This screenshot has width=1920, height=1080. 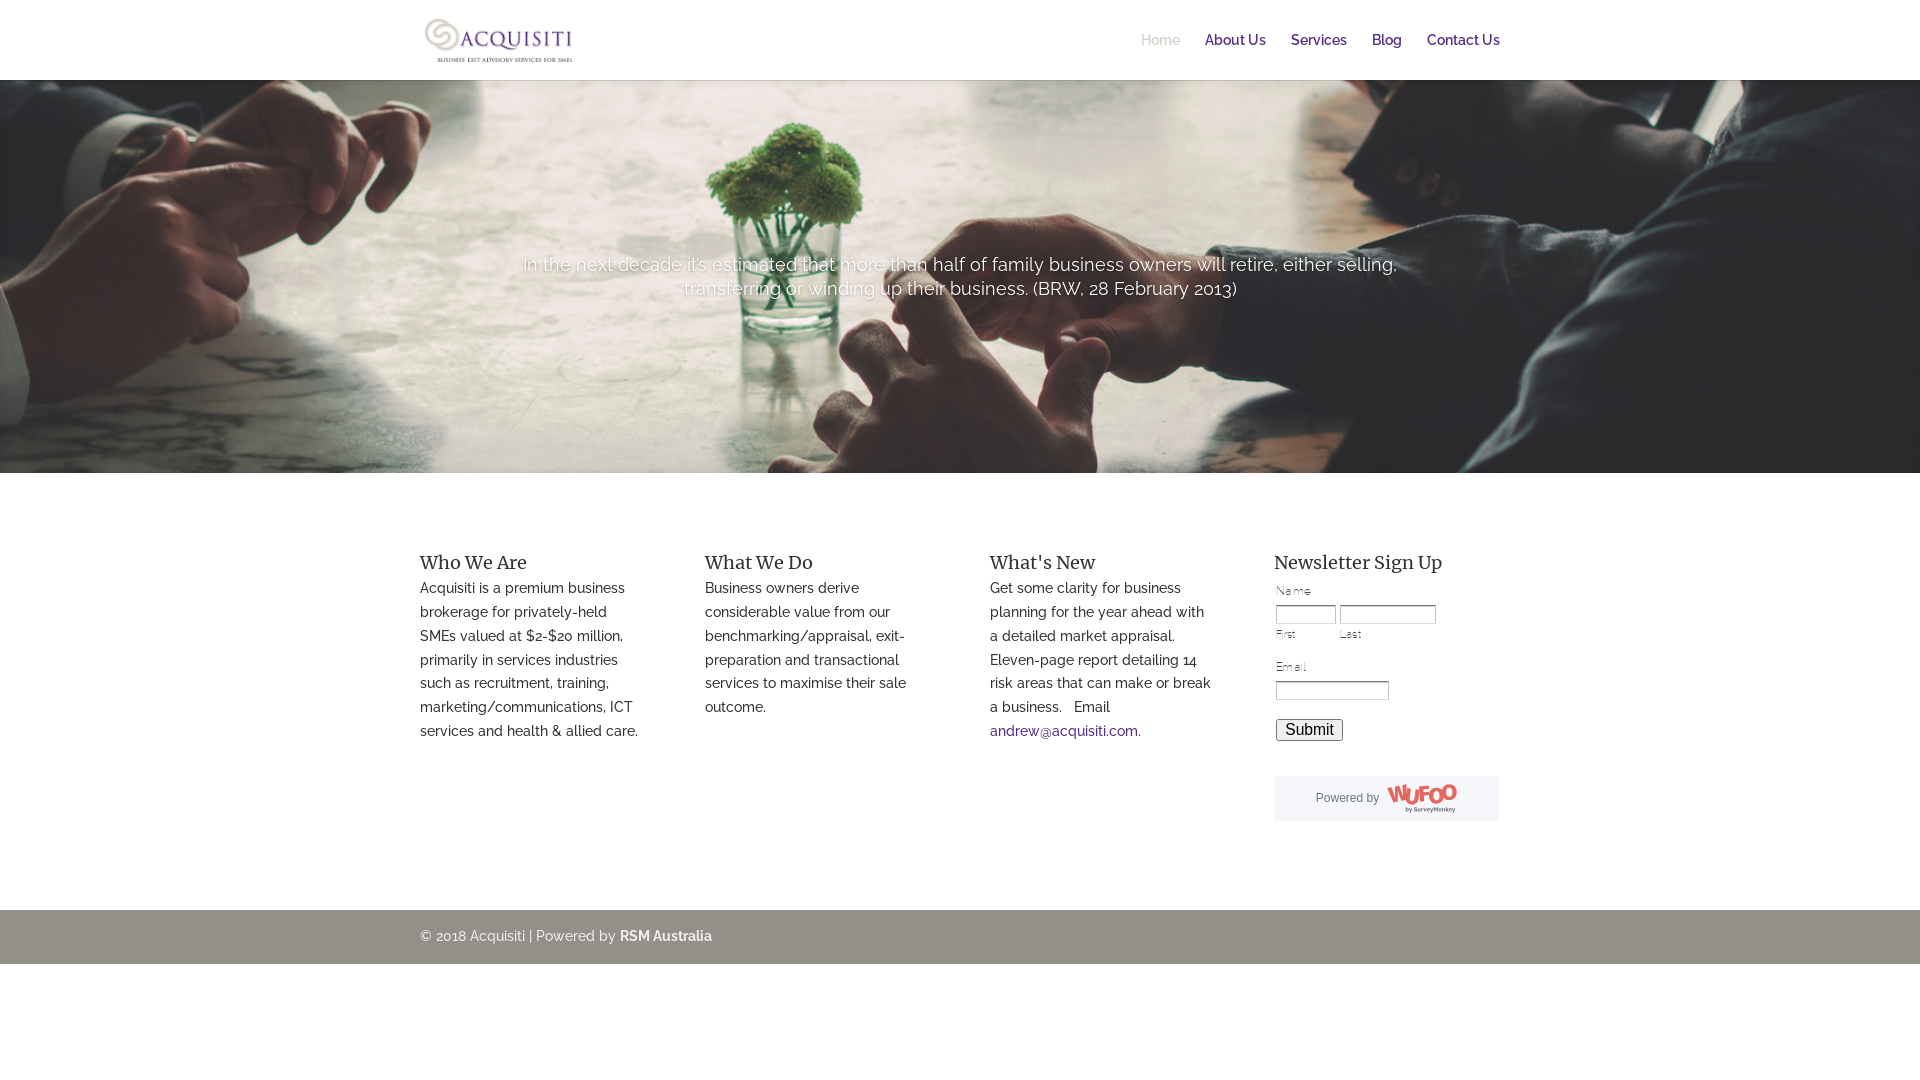 I want to click on 'Blog', so click(x=1386, y=55).